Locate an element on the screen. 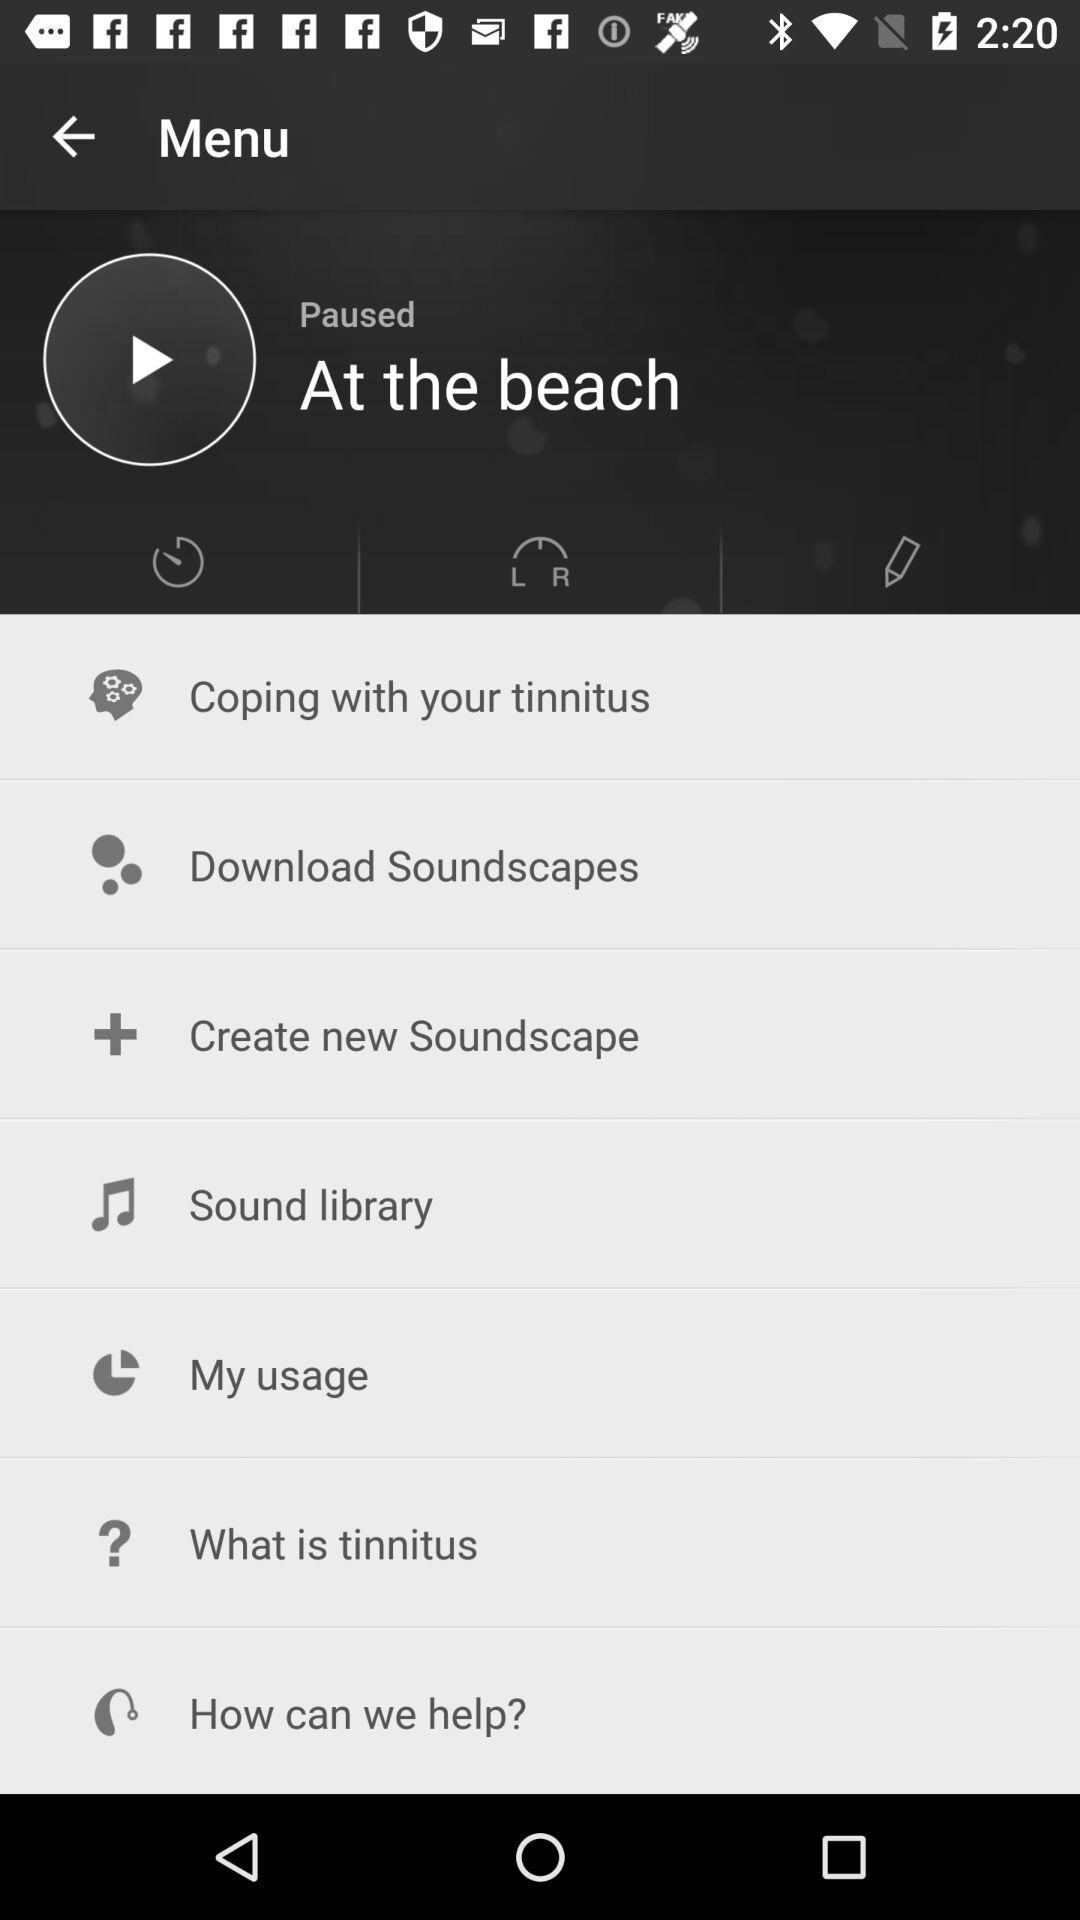 The height and width of the screenshot is (1920, 1080). icon above the what is tinnitus is located at coordinates (540, 1372).